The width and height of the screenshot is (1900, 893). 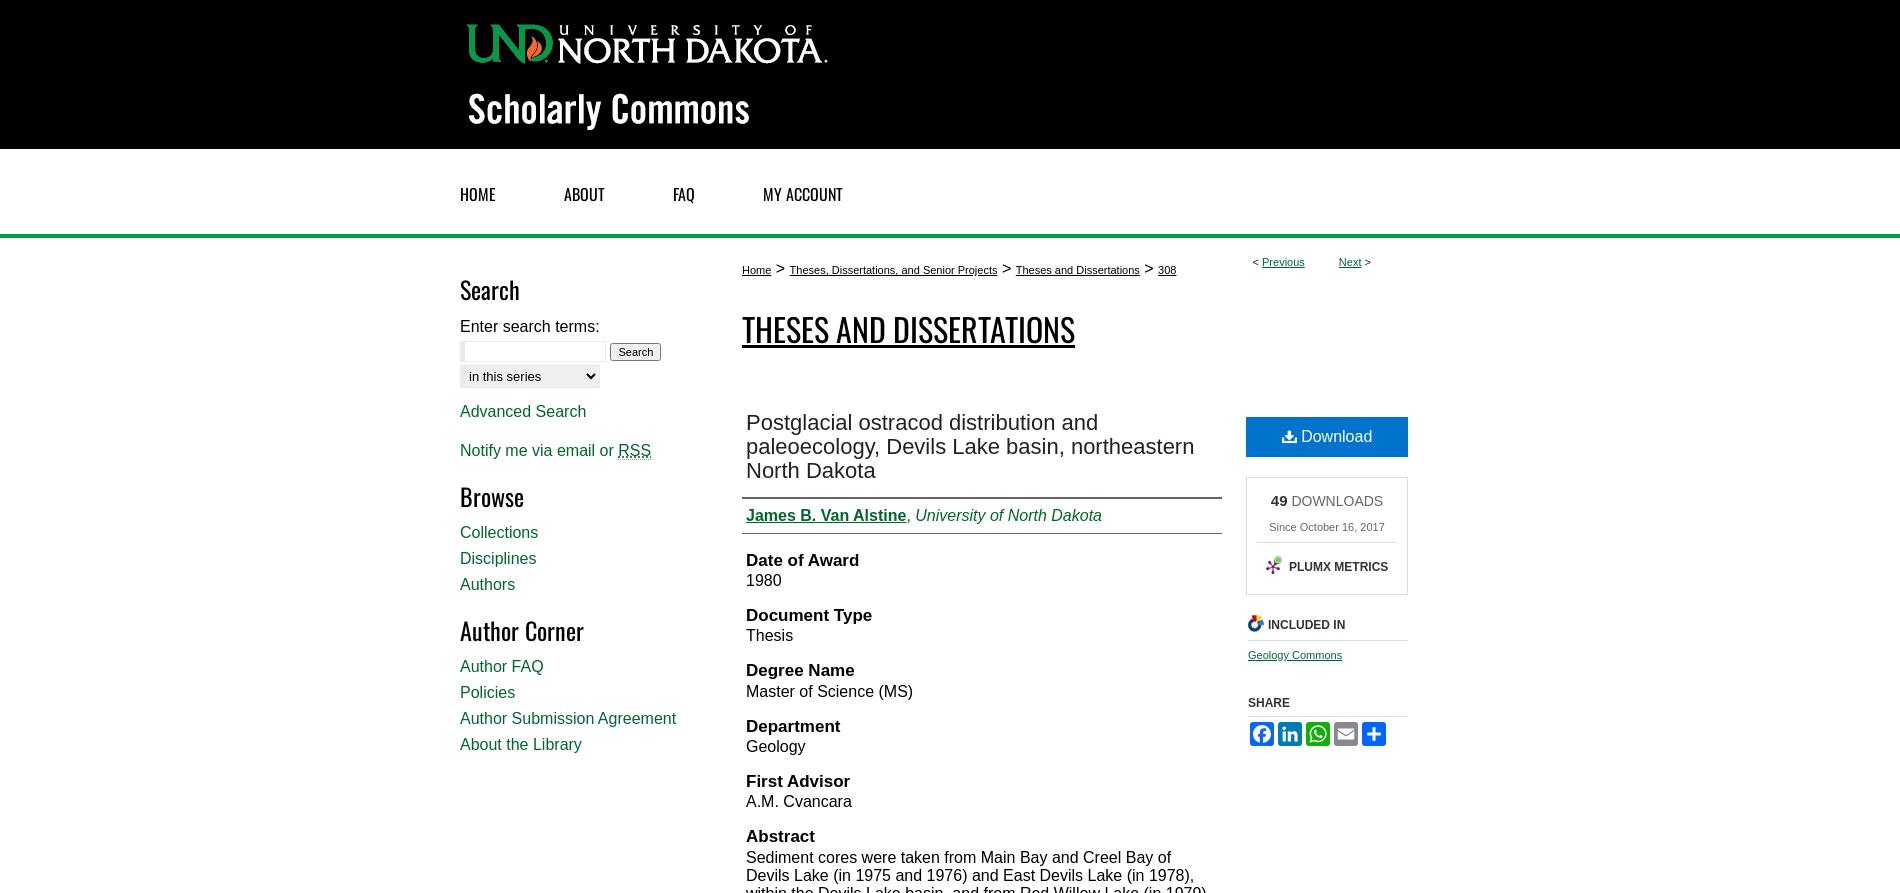 I want to click on 'James B. Van Alstine', so click(x=824, y=513).